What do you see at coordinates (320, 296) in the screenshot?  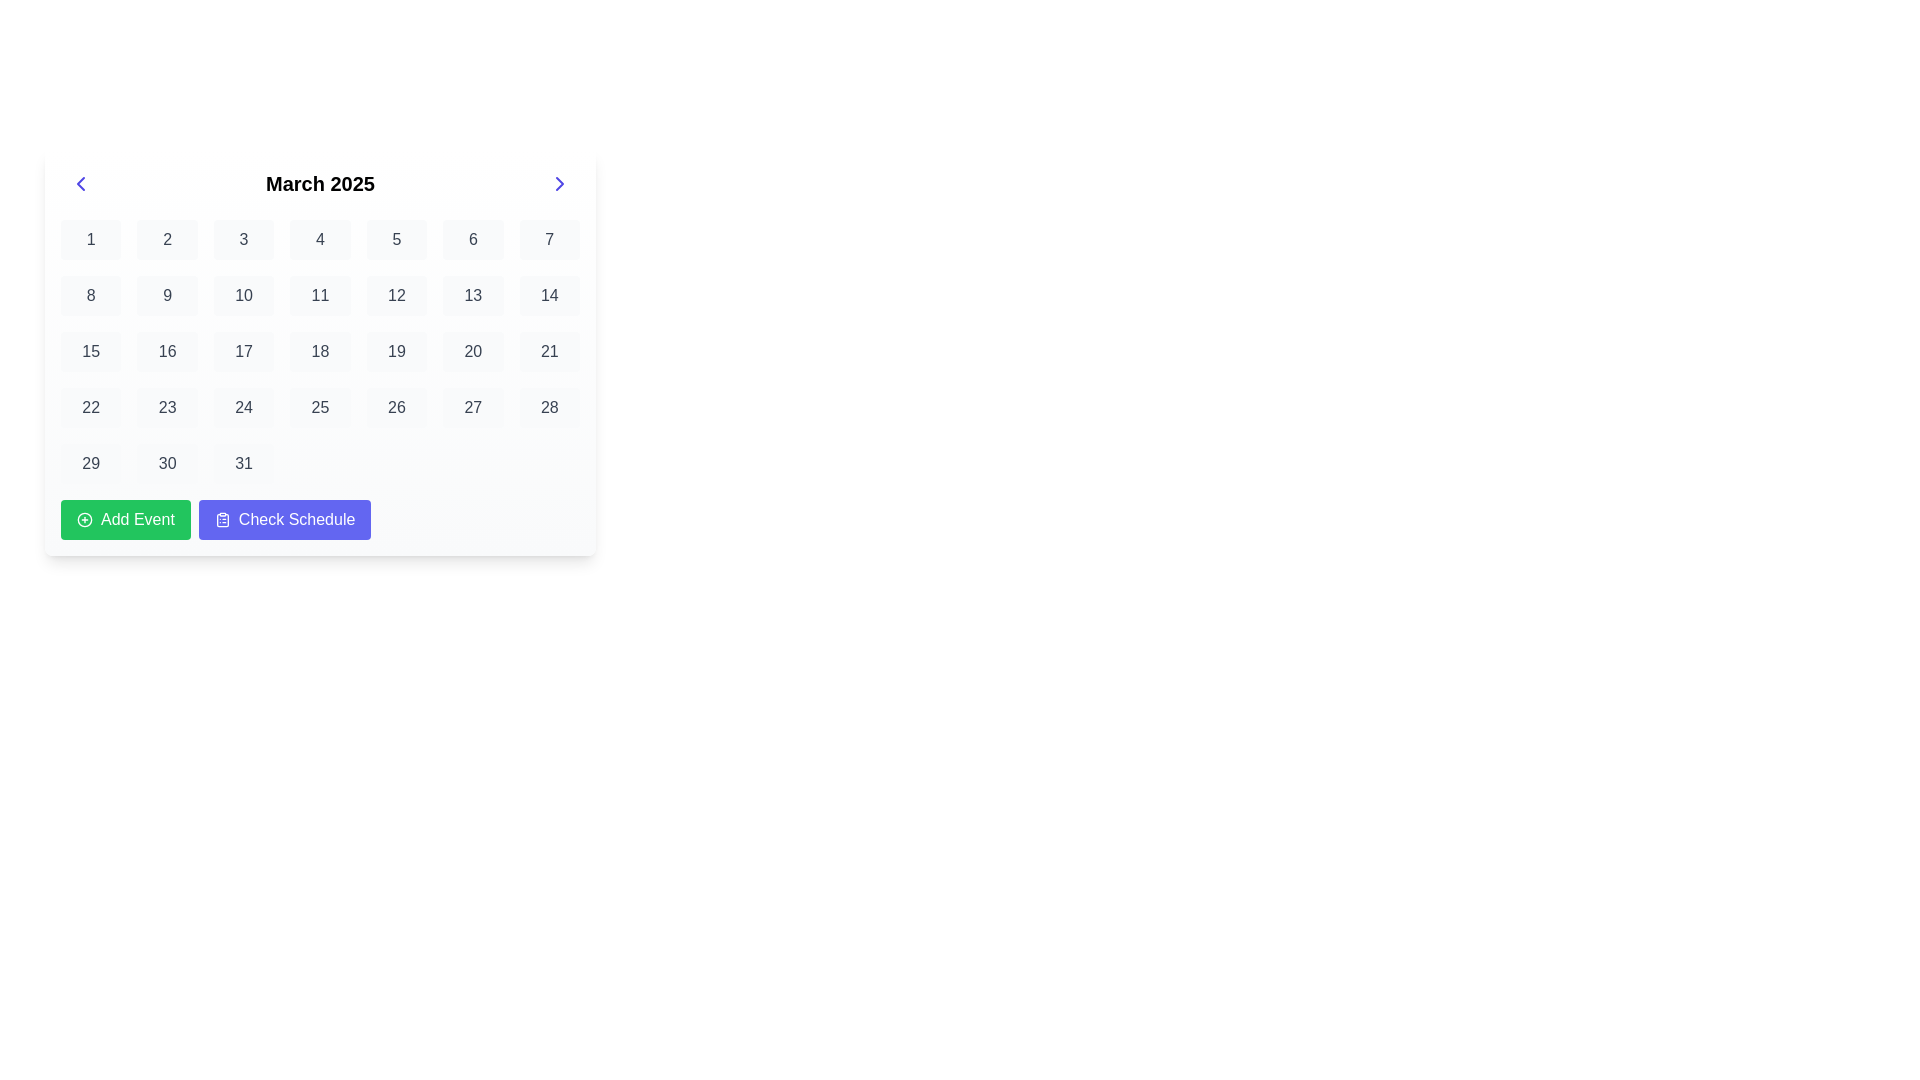 I see `the non-interactive calendar day display element representing the 11th day of the month in the March 2025 calendar interface` at bounding box center [320, 296].